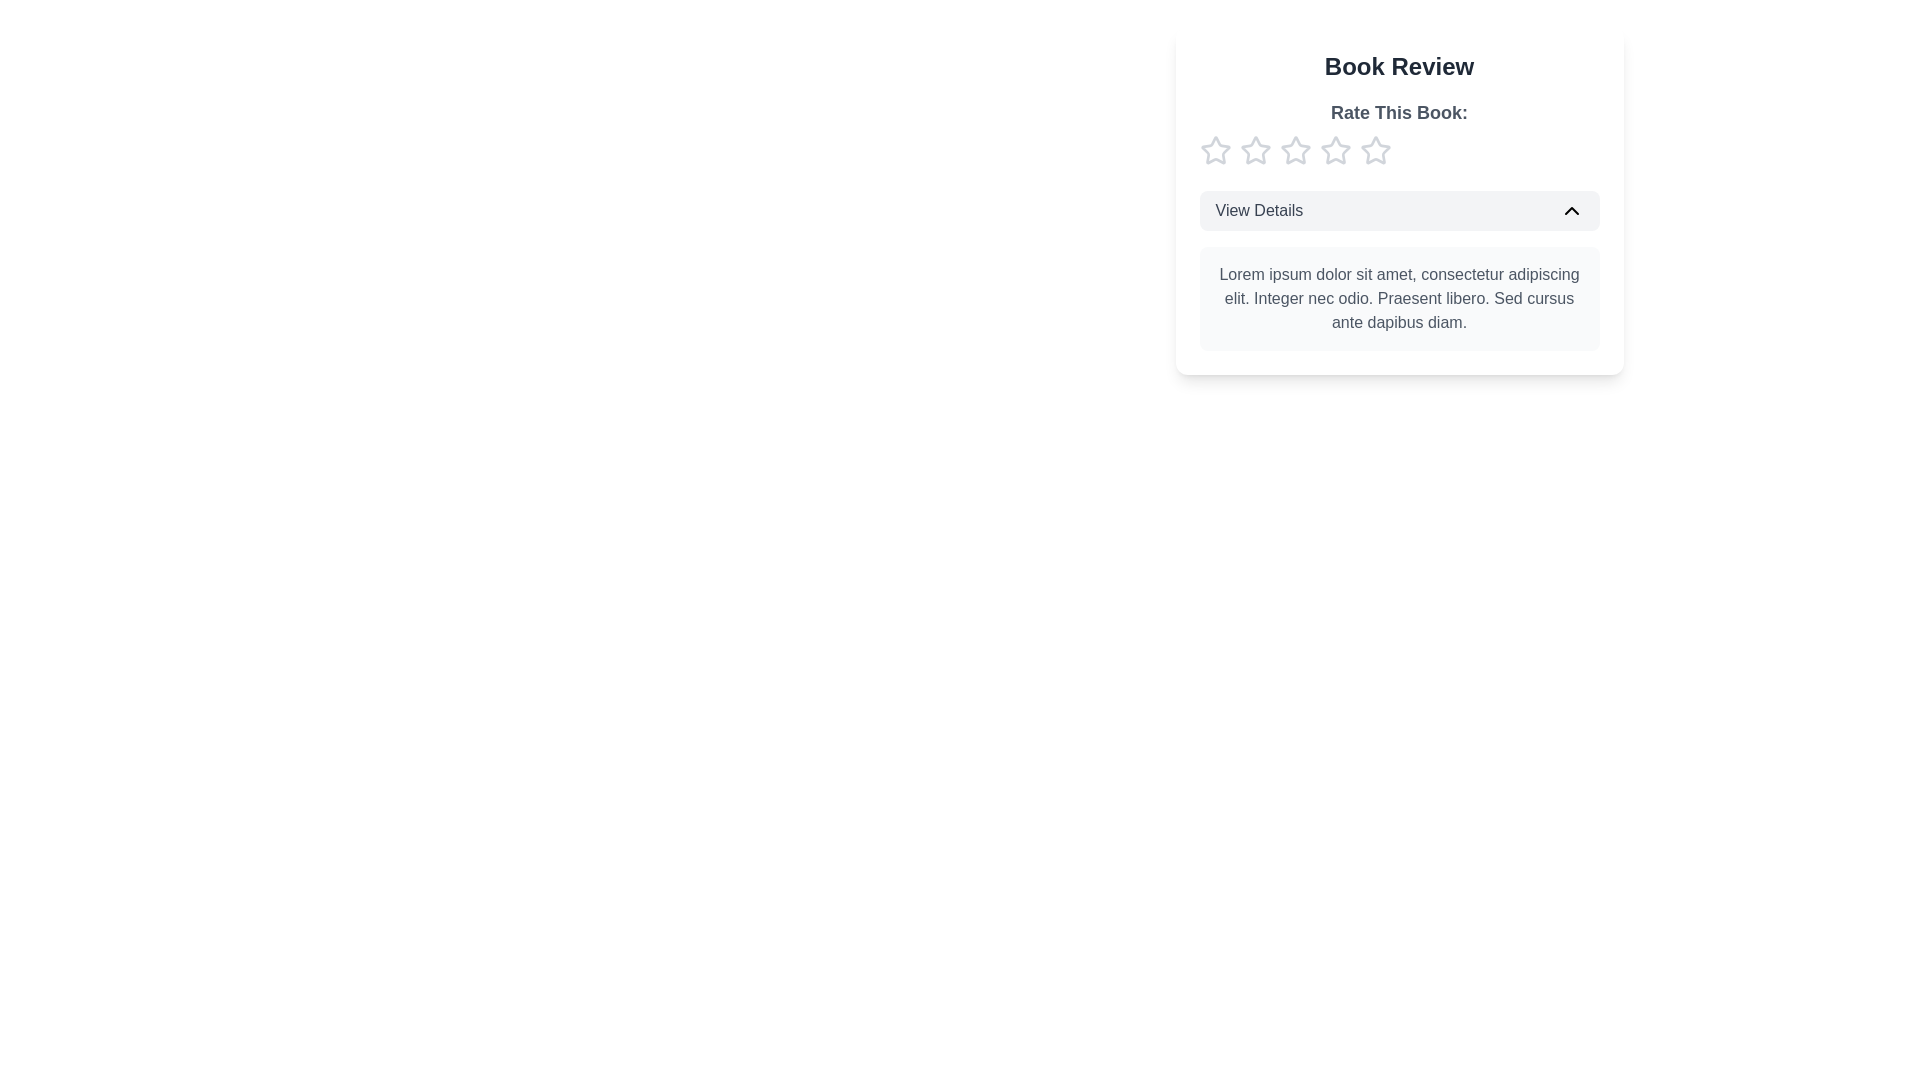  I want to click on the third star in the interactive star rating icon, which is located below the 'Rate This Book' title, so click(1295, 149).